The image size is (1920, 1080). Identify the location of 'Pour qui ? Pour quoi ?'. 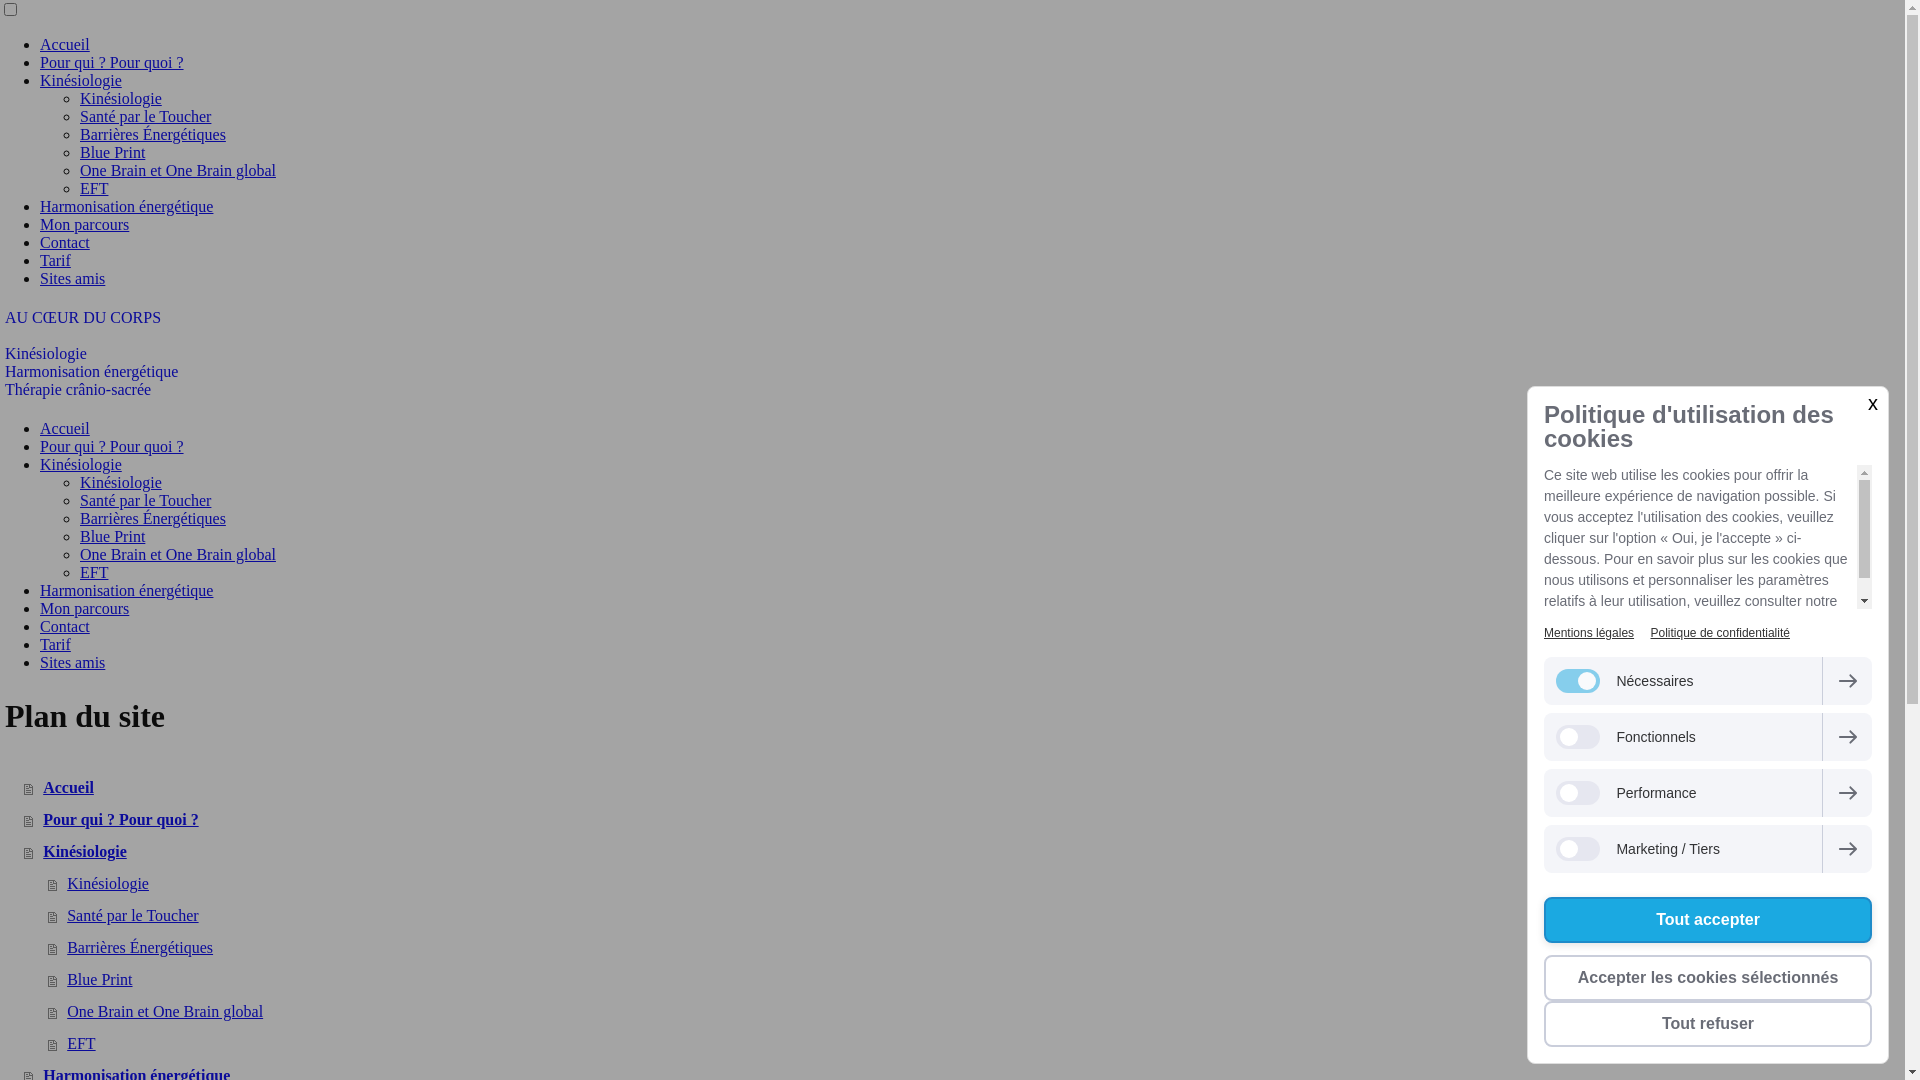
(110, 445).